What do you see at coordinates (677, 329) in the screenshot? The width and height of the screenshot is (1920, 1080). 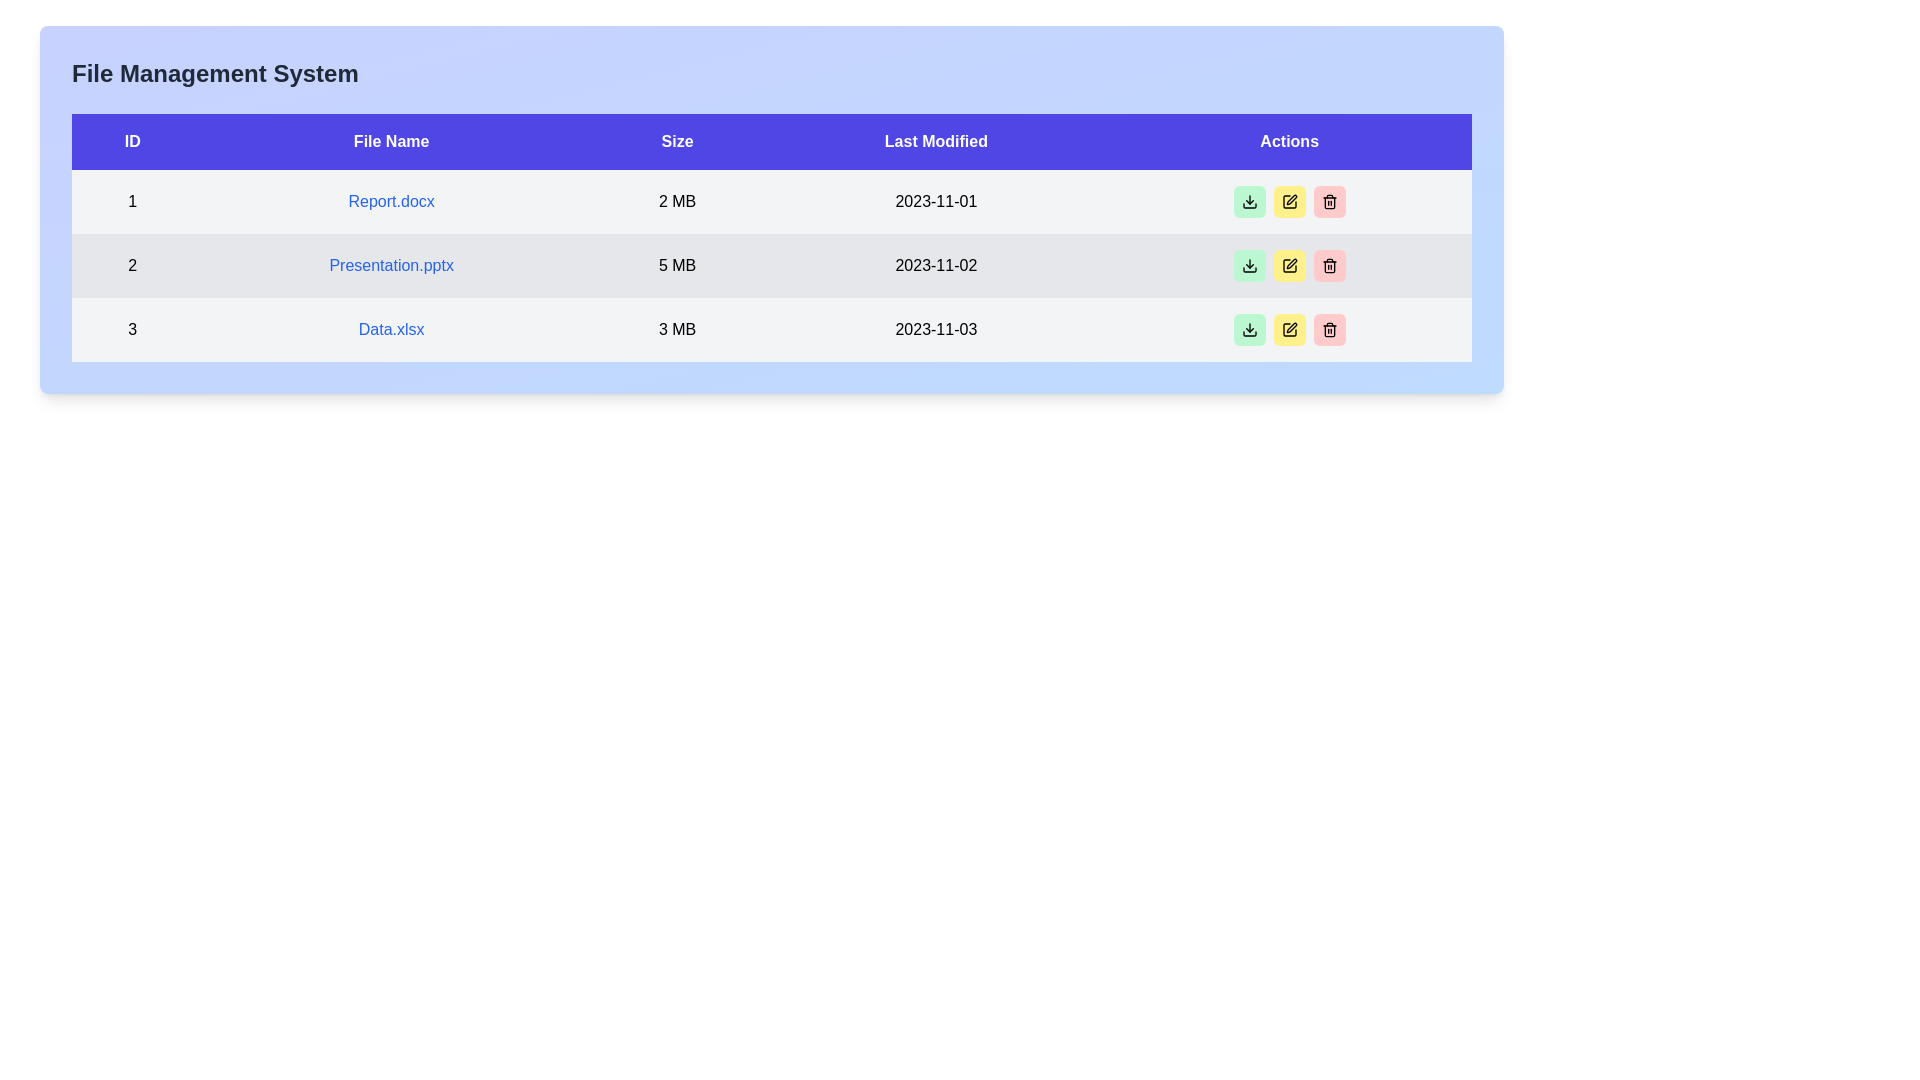 I see `the table cell content displaying '3 MB' in the third row under the 'Size' header` at bounding box center [677, 329].